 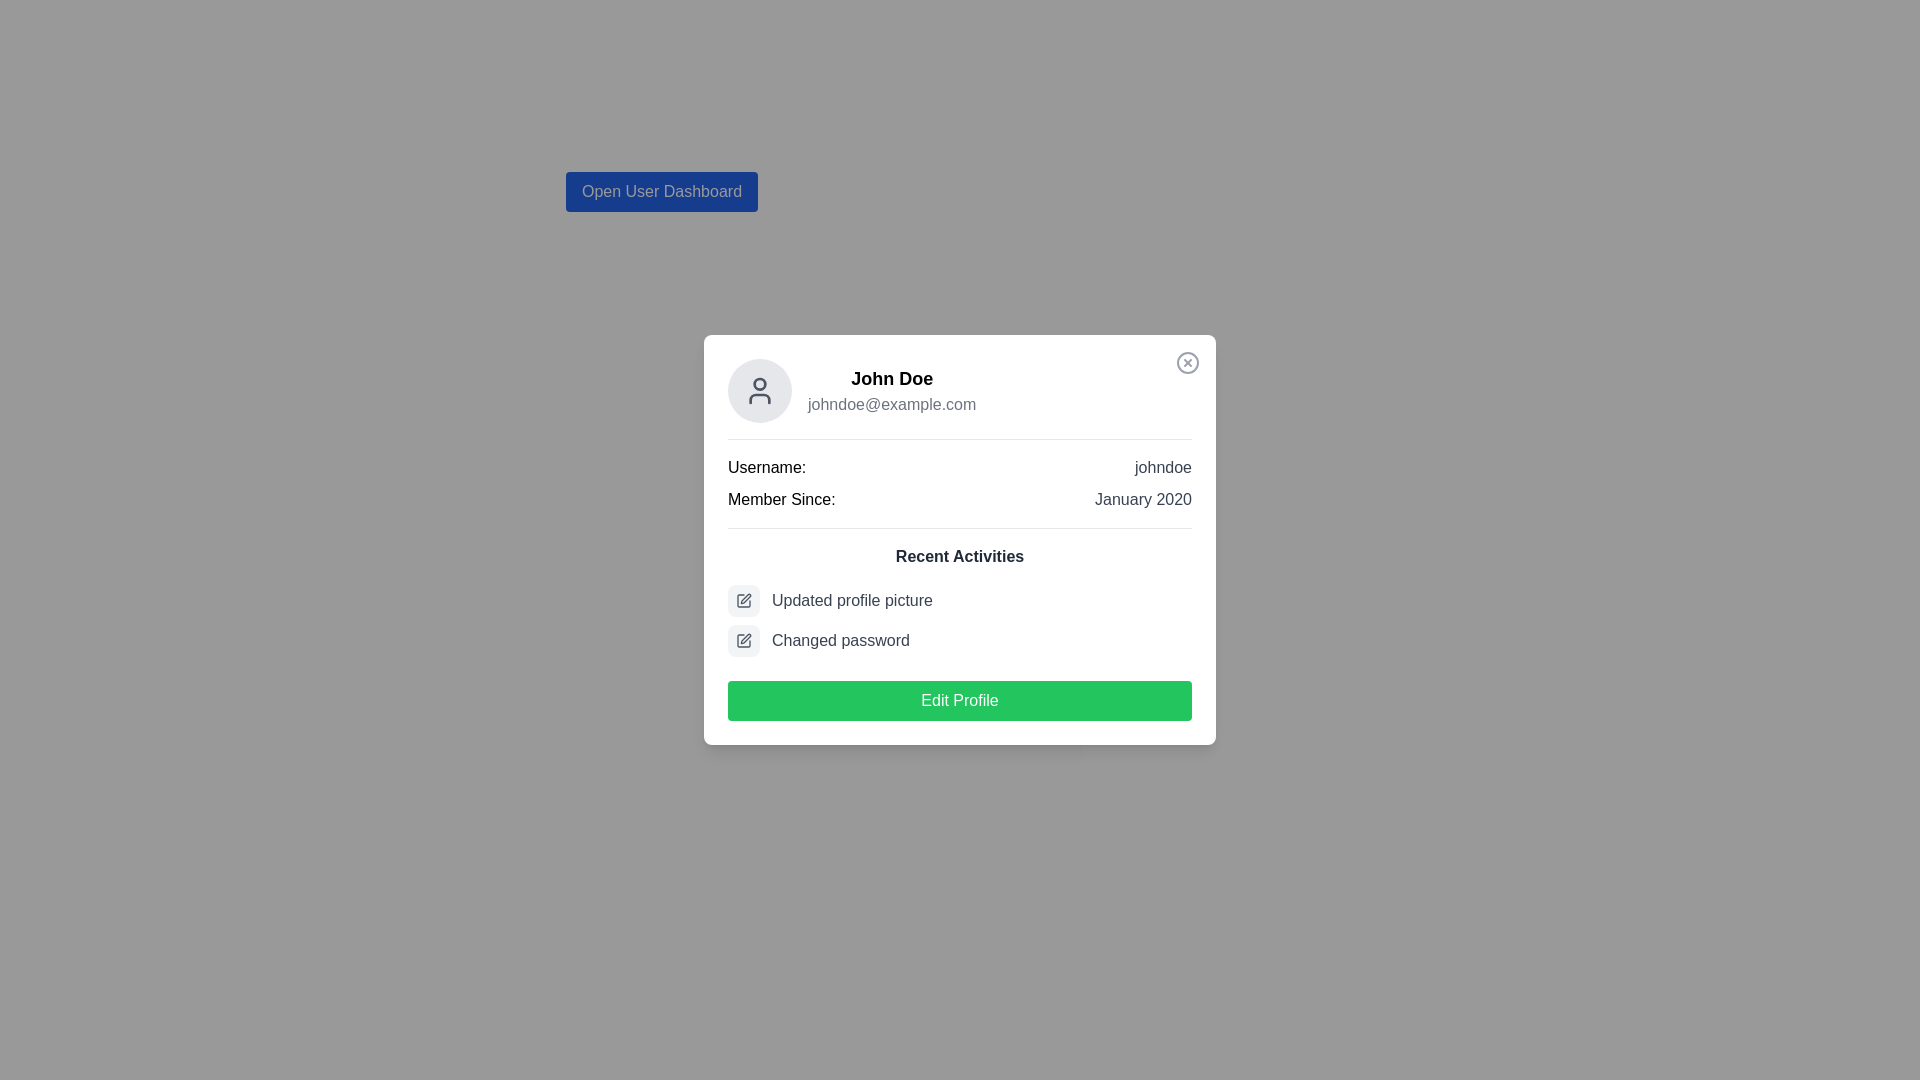 I want to click on the text label displaying the email address associated with user 'John Doe', located within the user profile card beneath the username, so click(x=891, y=405).